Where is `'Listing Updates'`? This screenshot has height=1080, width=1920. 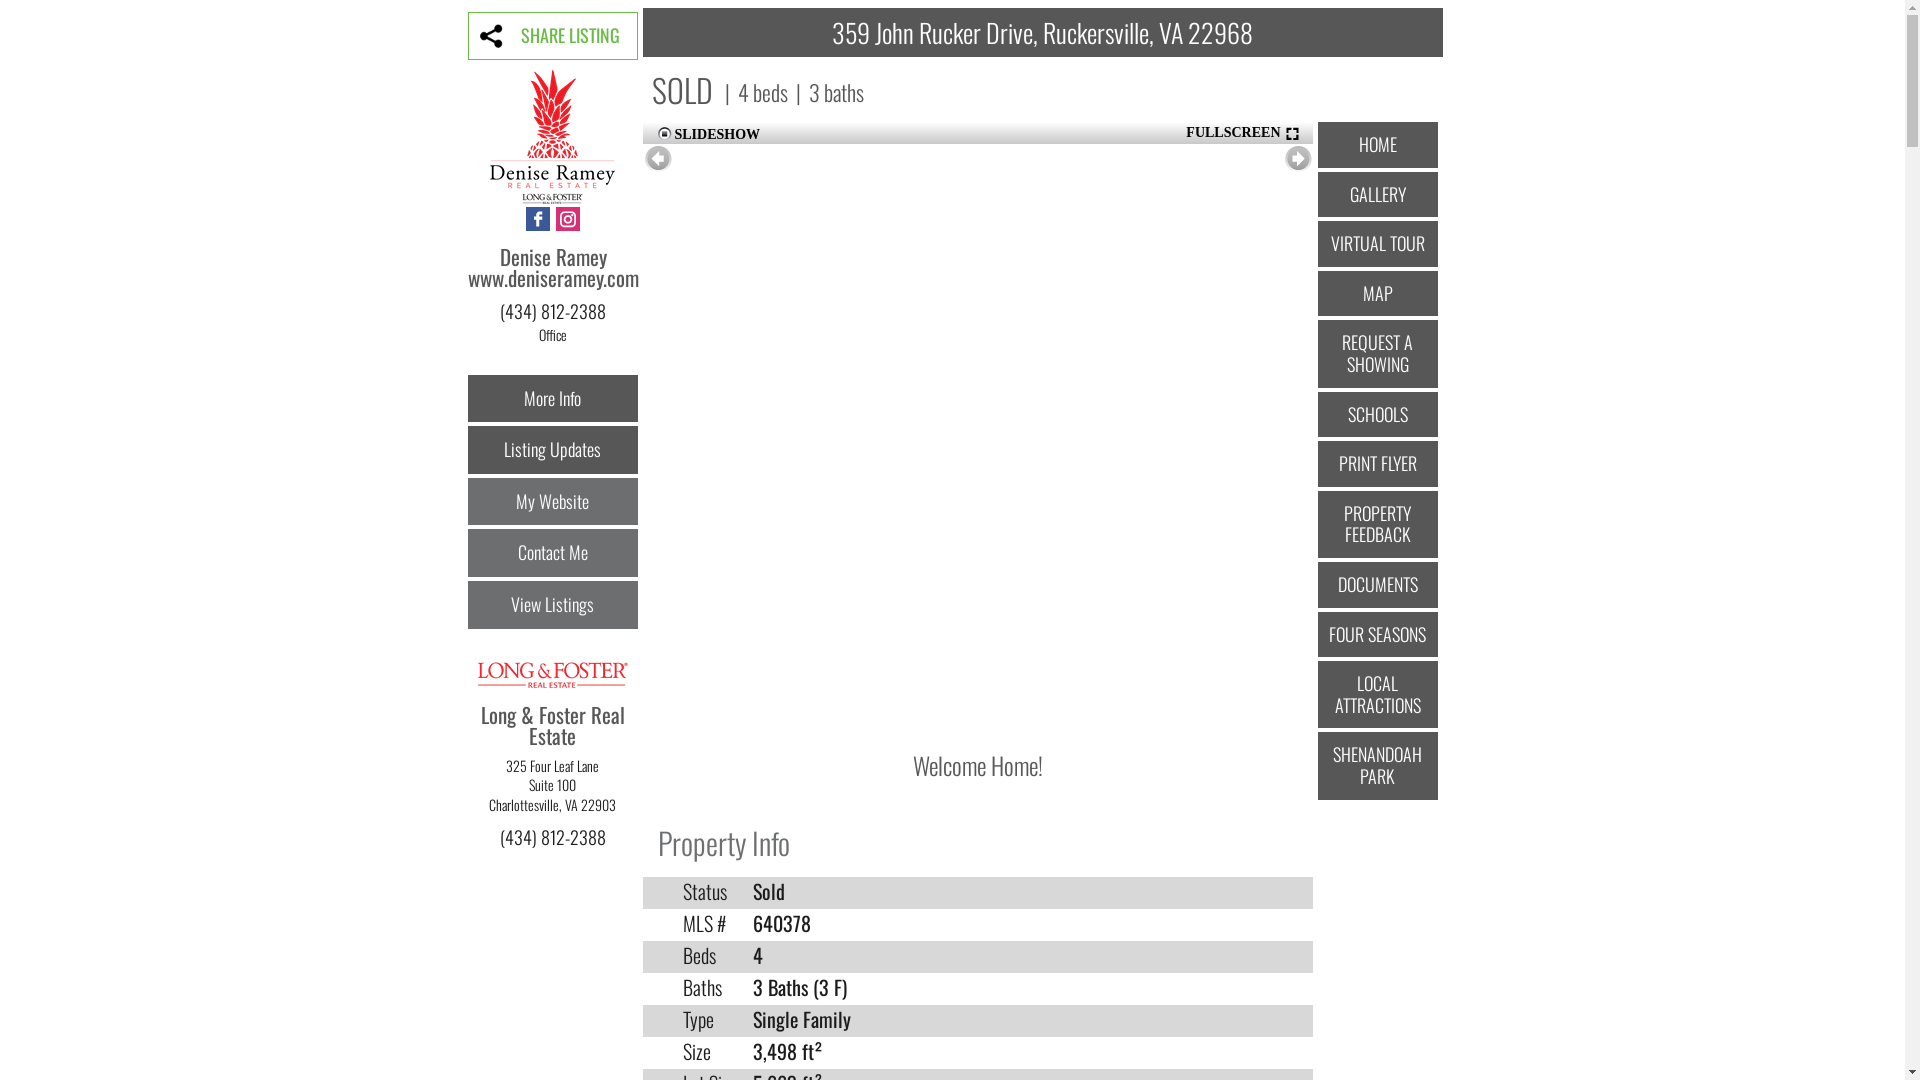
'Listing Updates' is located at coordinates (552, 450).